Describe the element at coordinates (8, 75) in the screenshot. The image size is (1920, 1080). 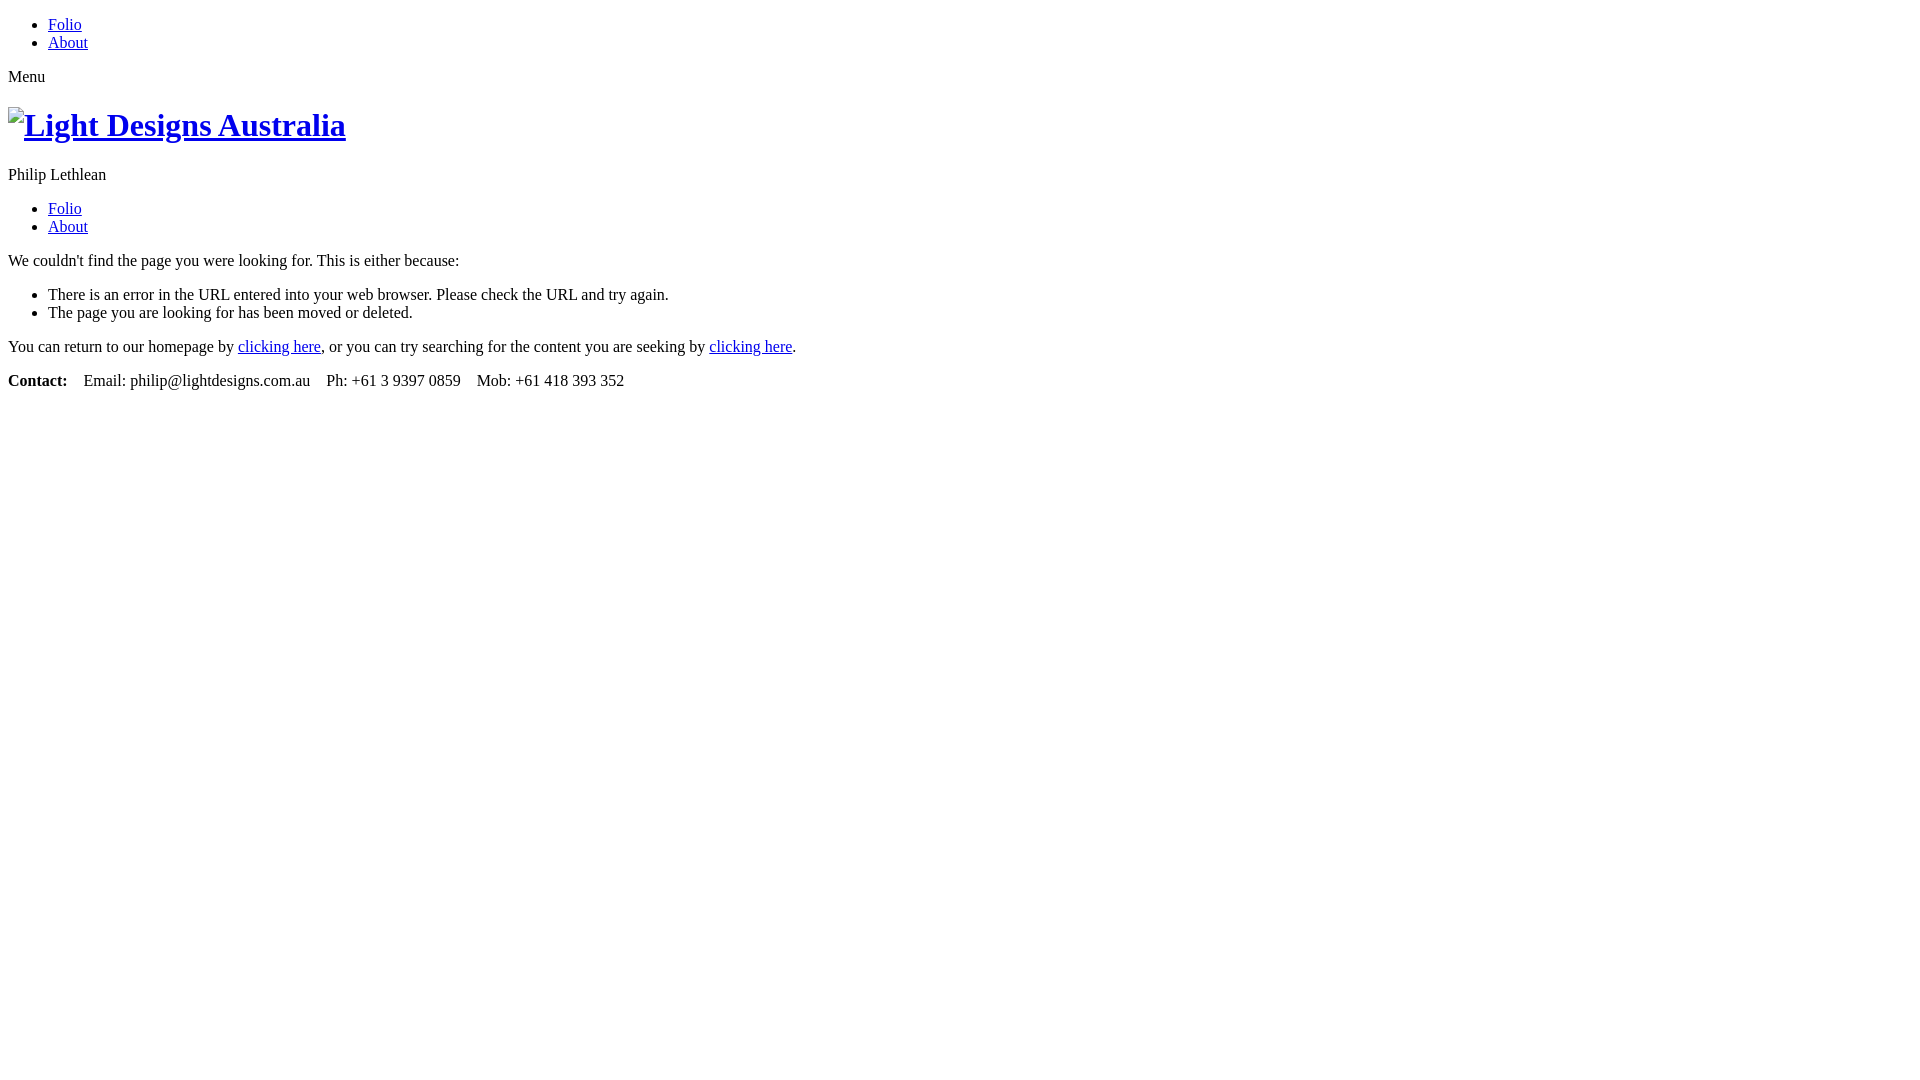
I see `'Menu'` at that location.